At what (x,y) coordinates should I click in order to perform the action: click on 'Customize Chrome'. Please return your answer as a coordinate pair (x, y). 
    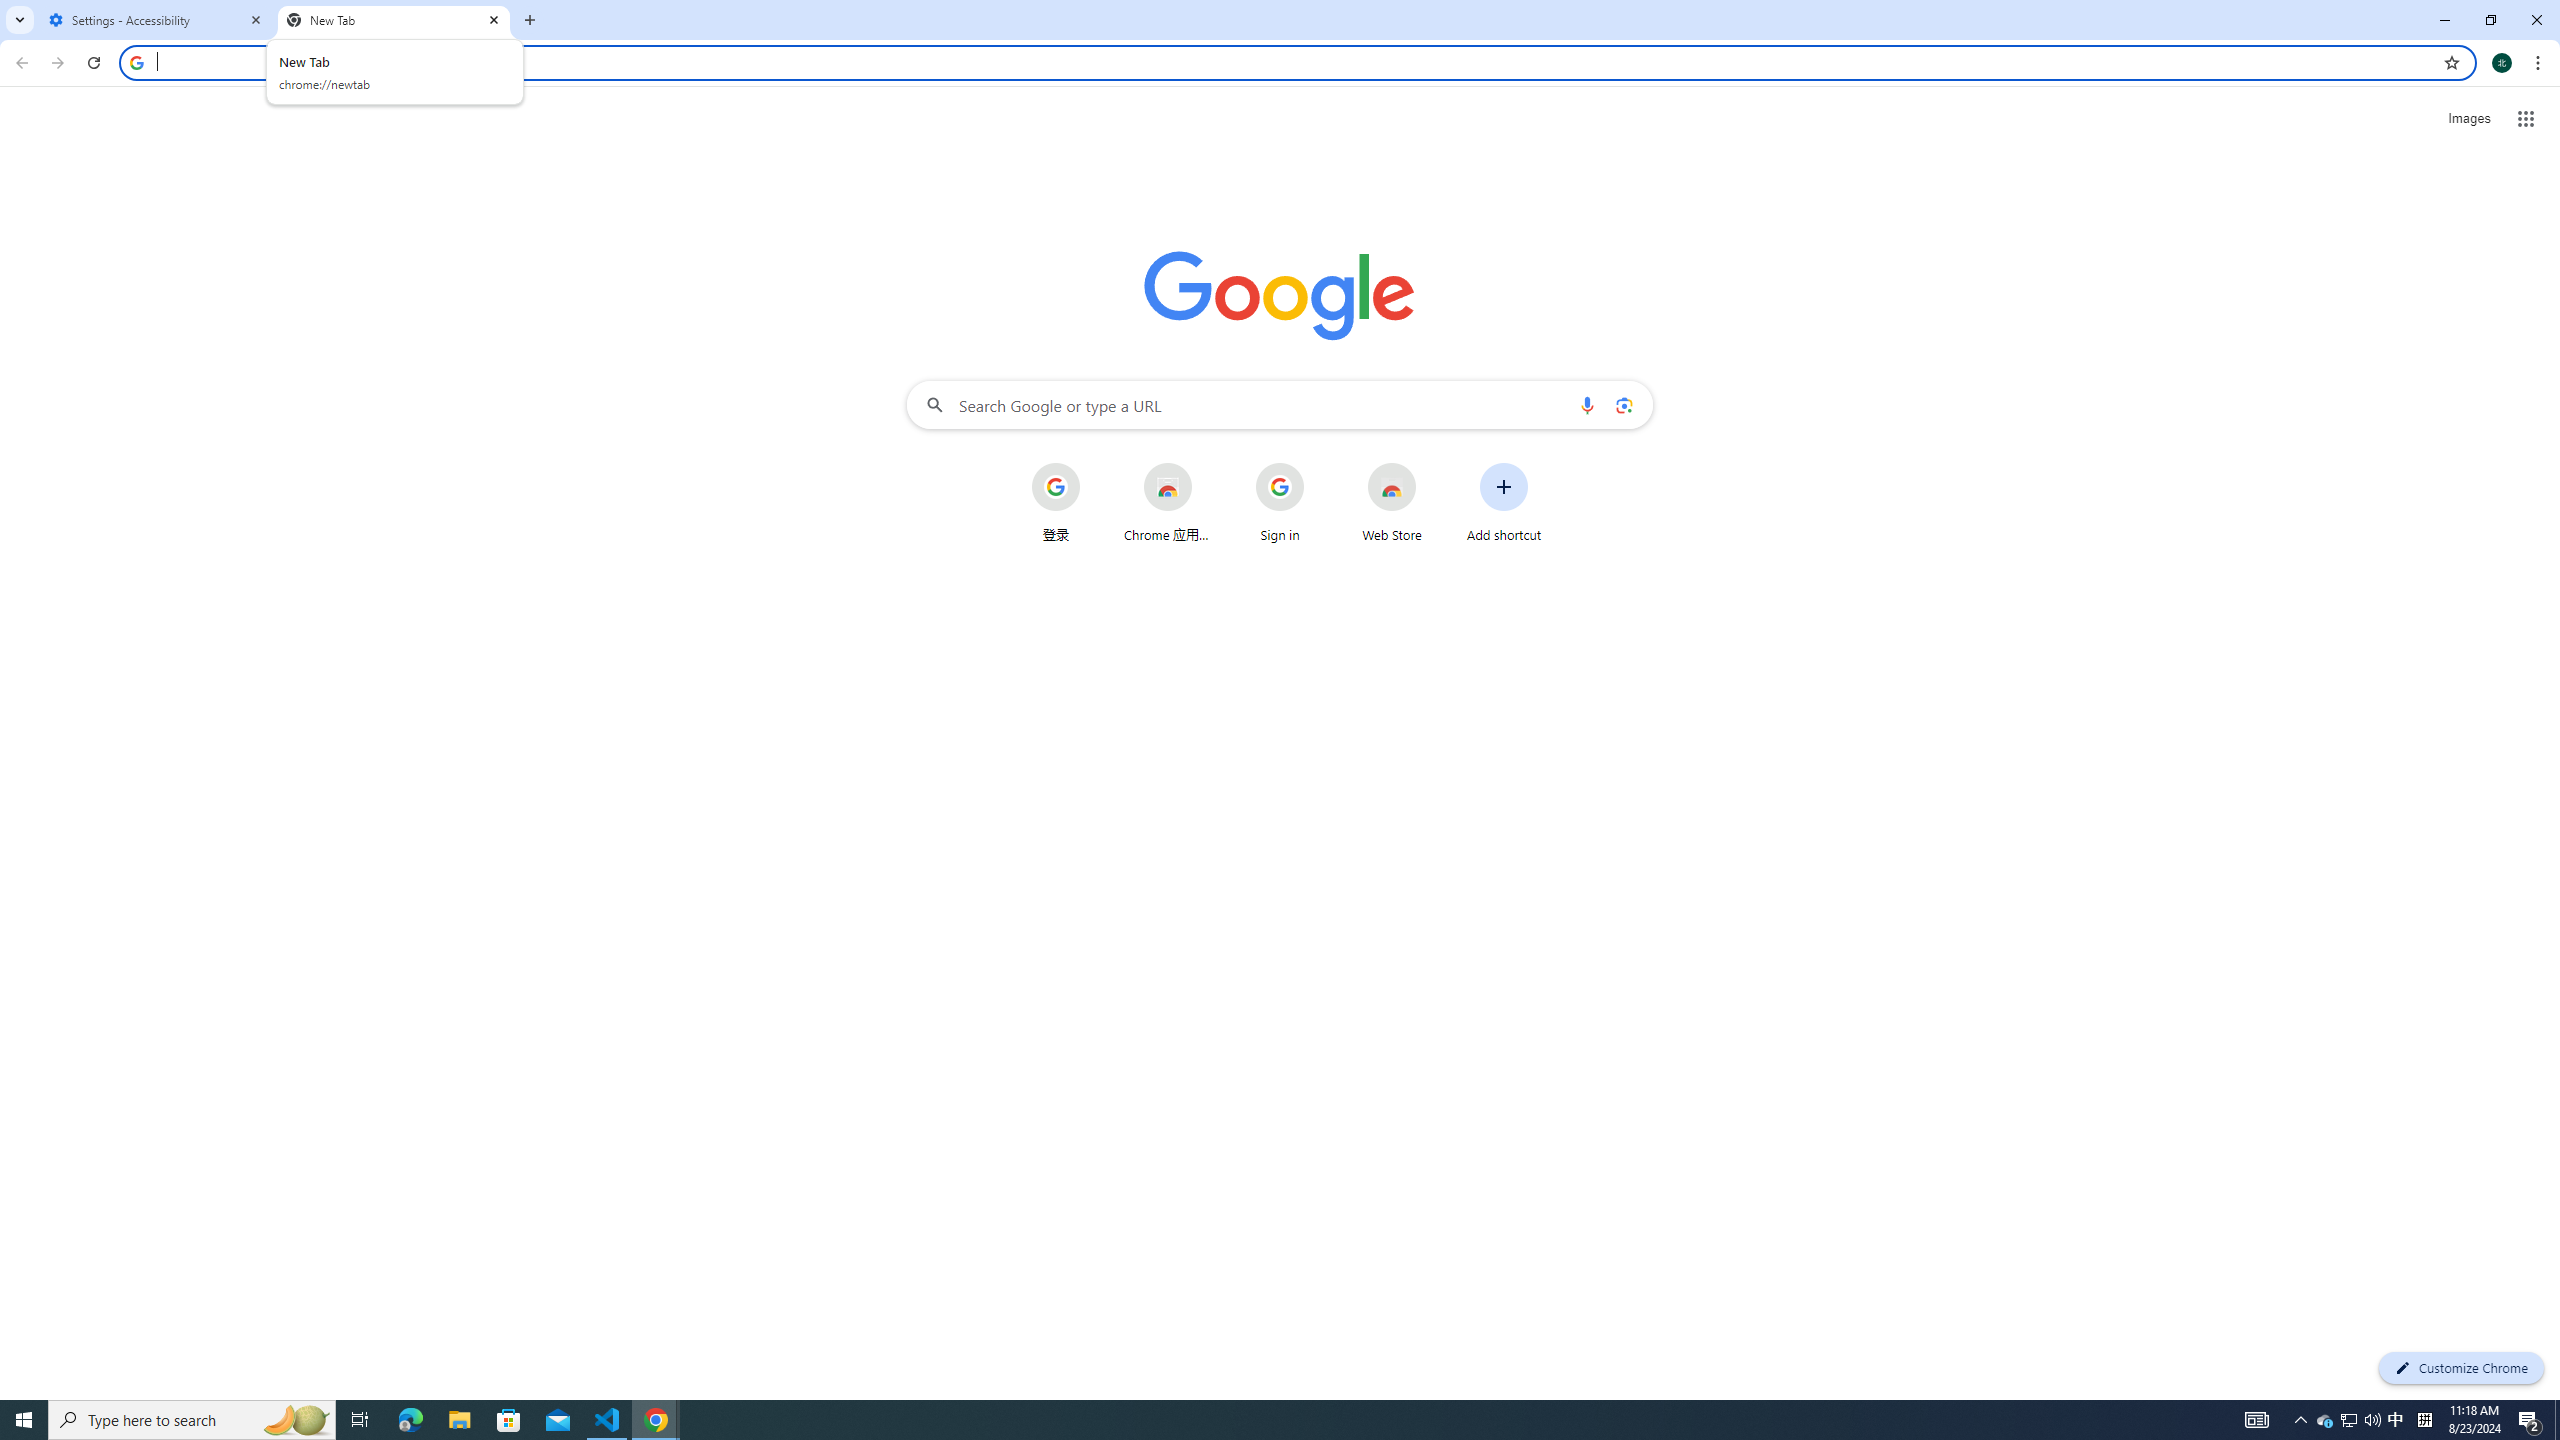
    Looking at the image, I should click on (2461, 1367).